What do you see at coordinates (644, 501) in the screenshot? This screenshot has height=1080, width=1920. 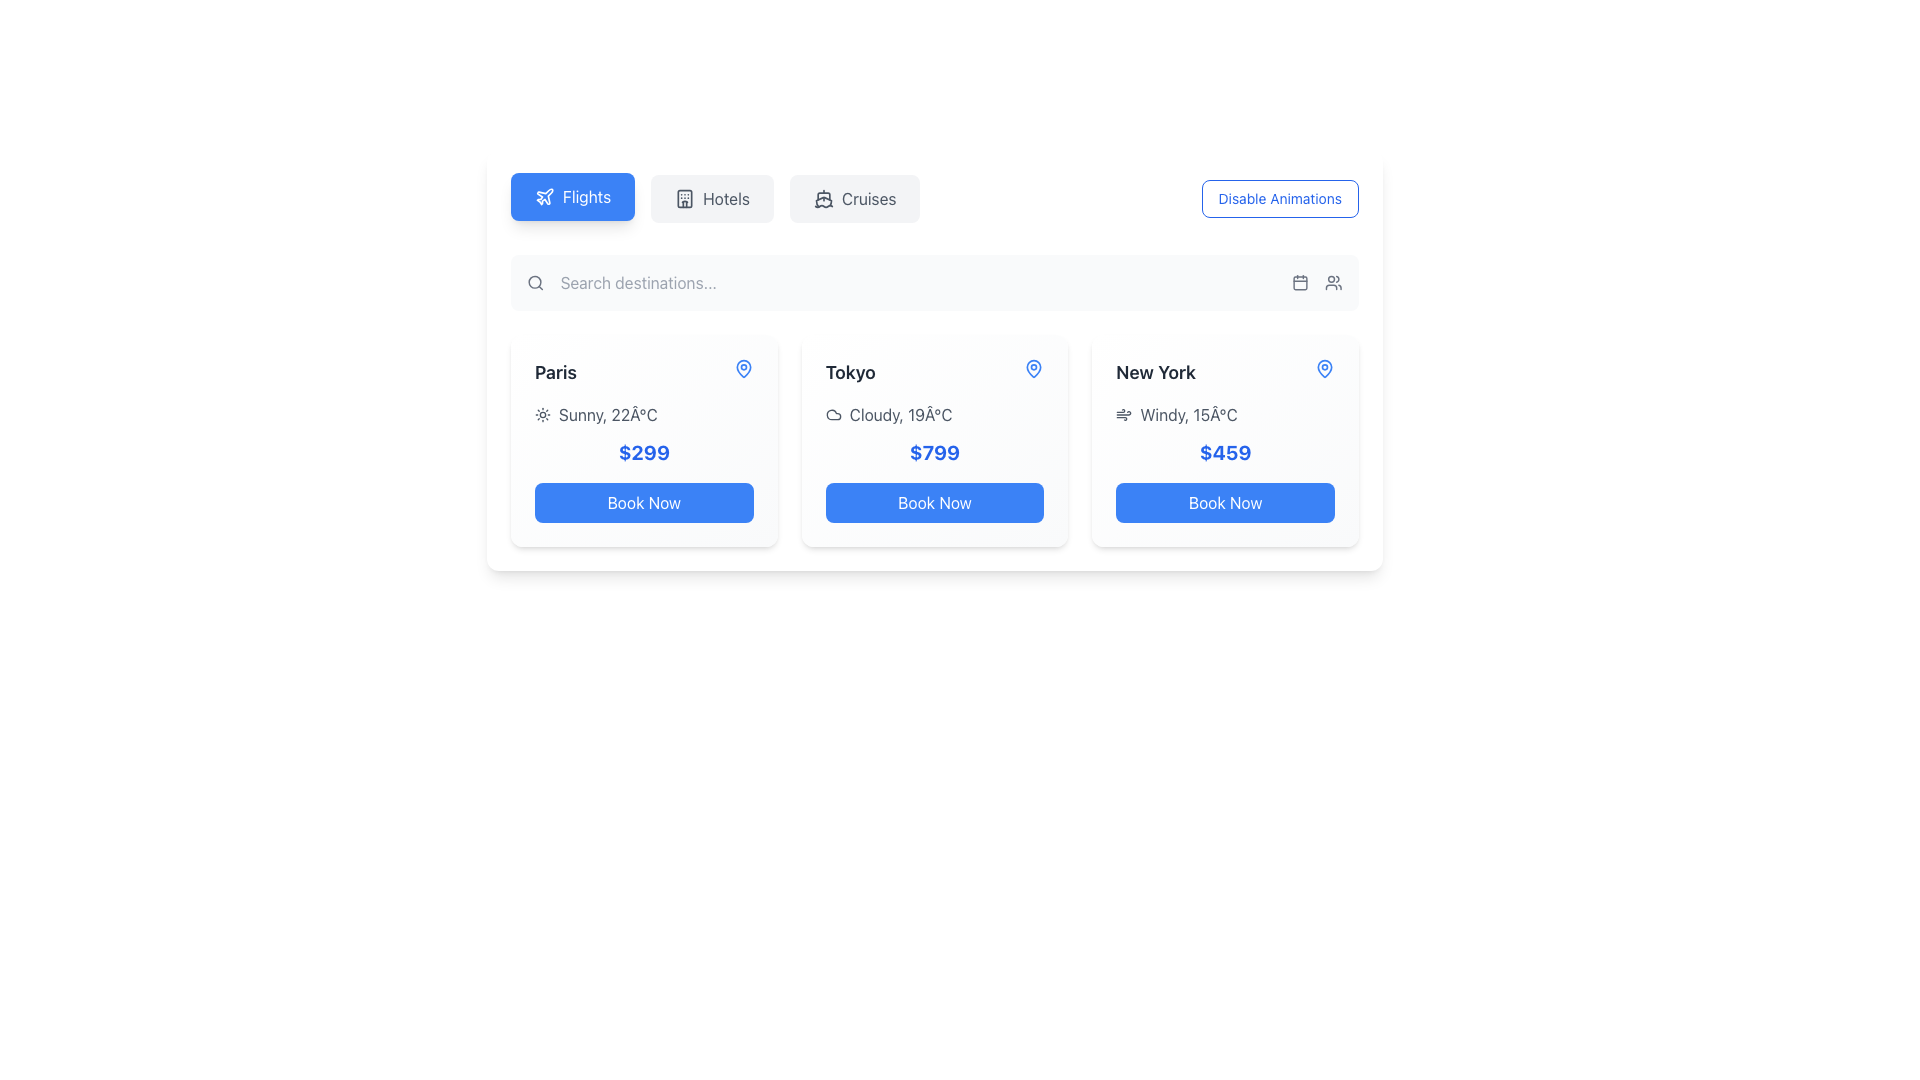 I see `the button that initiates the booking process for the Paris offer` at bounding box center [644, 501].